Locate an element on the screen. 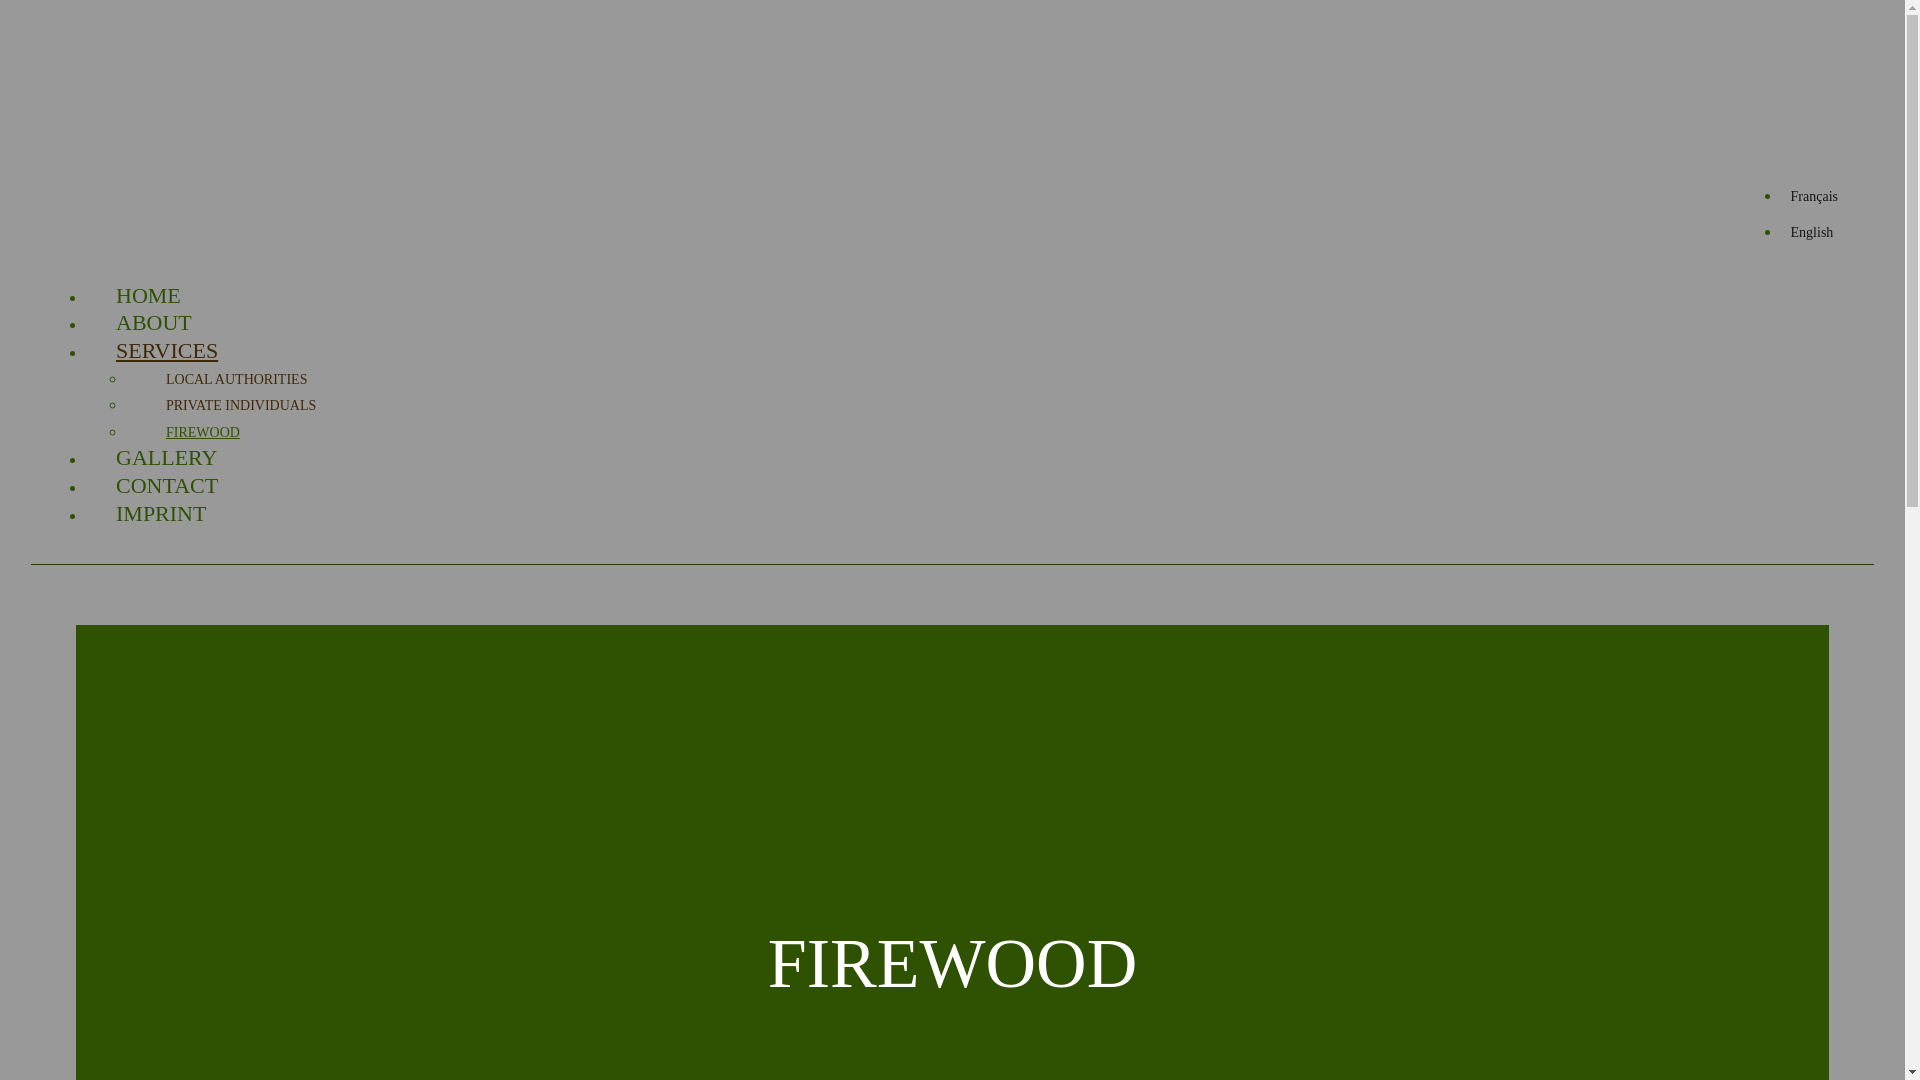  'PRIVATE INDIVIDUALS' is located at coordinates (240, 405).